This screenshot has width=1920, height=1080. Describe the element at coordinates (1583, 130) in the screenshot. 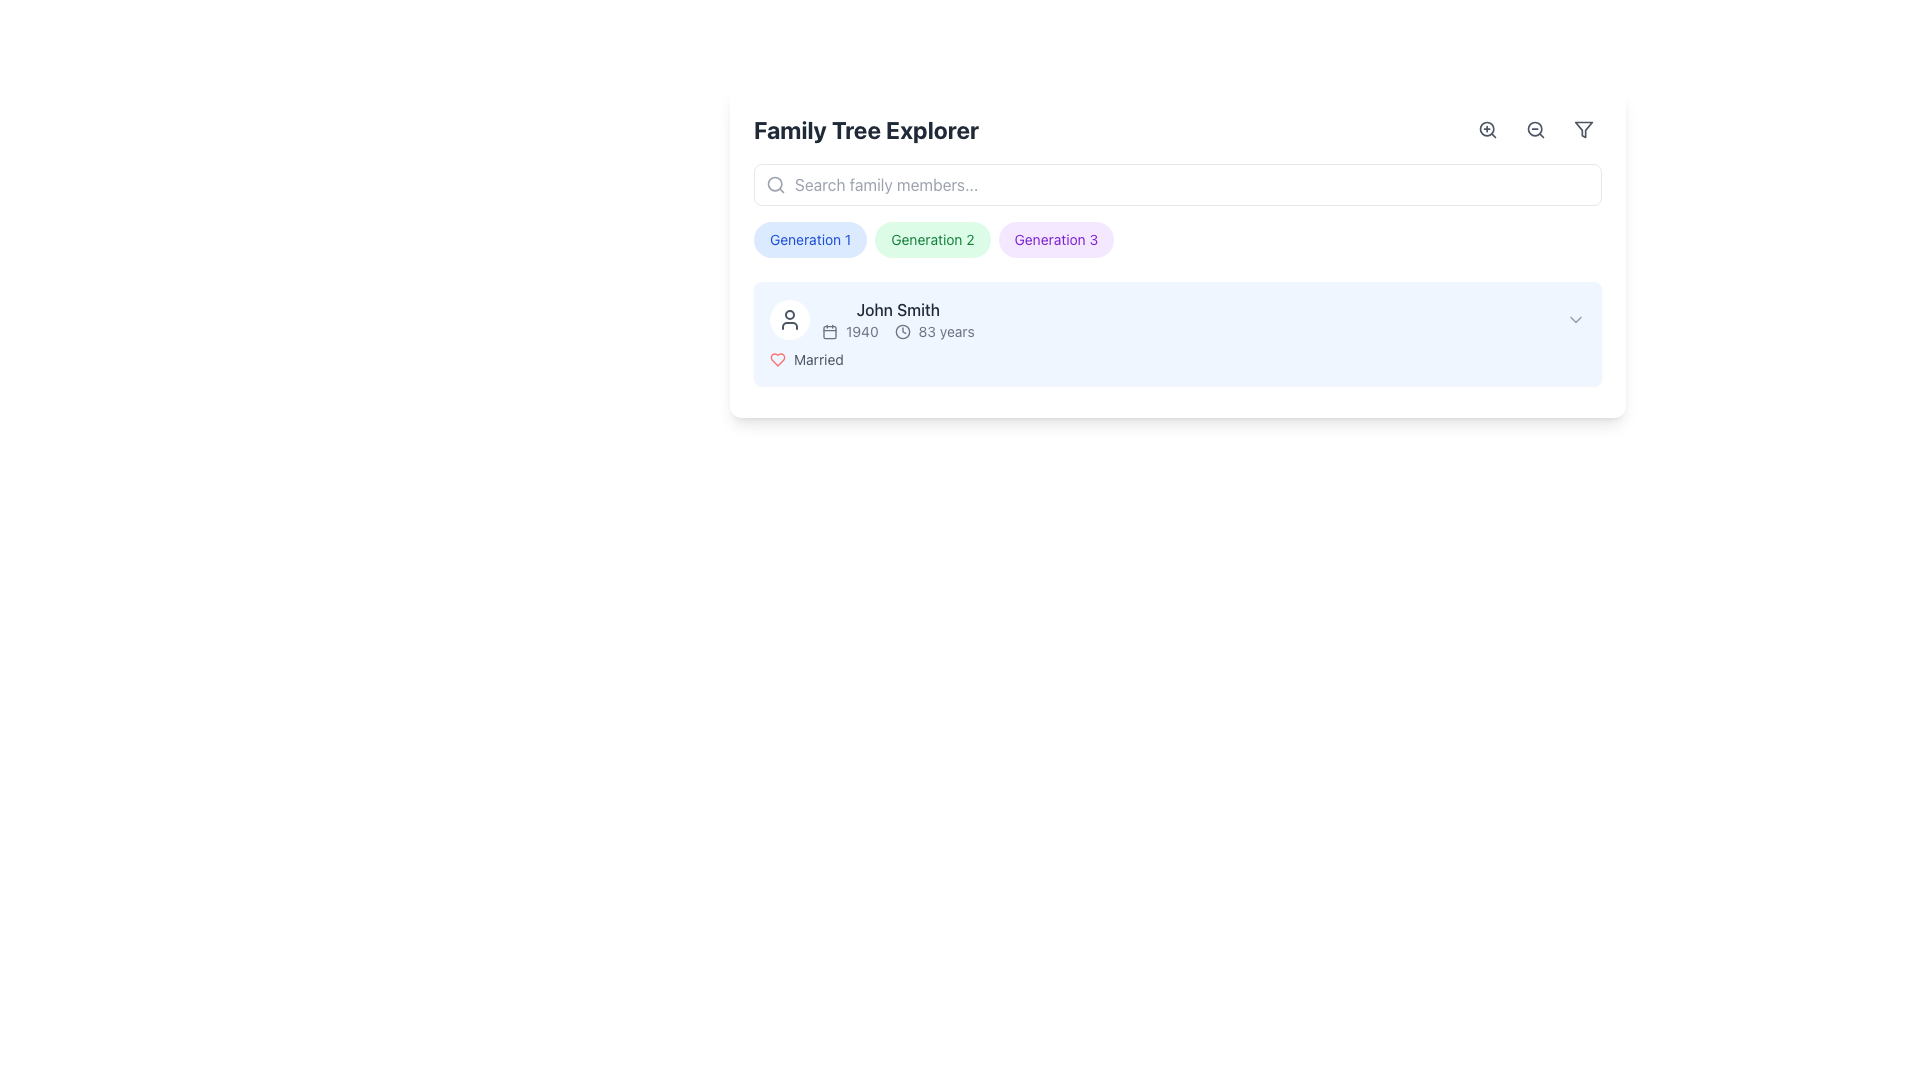

I see `the circular button with a filter icon located in the top-right corner of the interface` at that location.